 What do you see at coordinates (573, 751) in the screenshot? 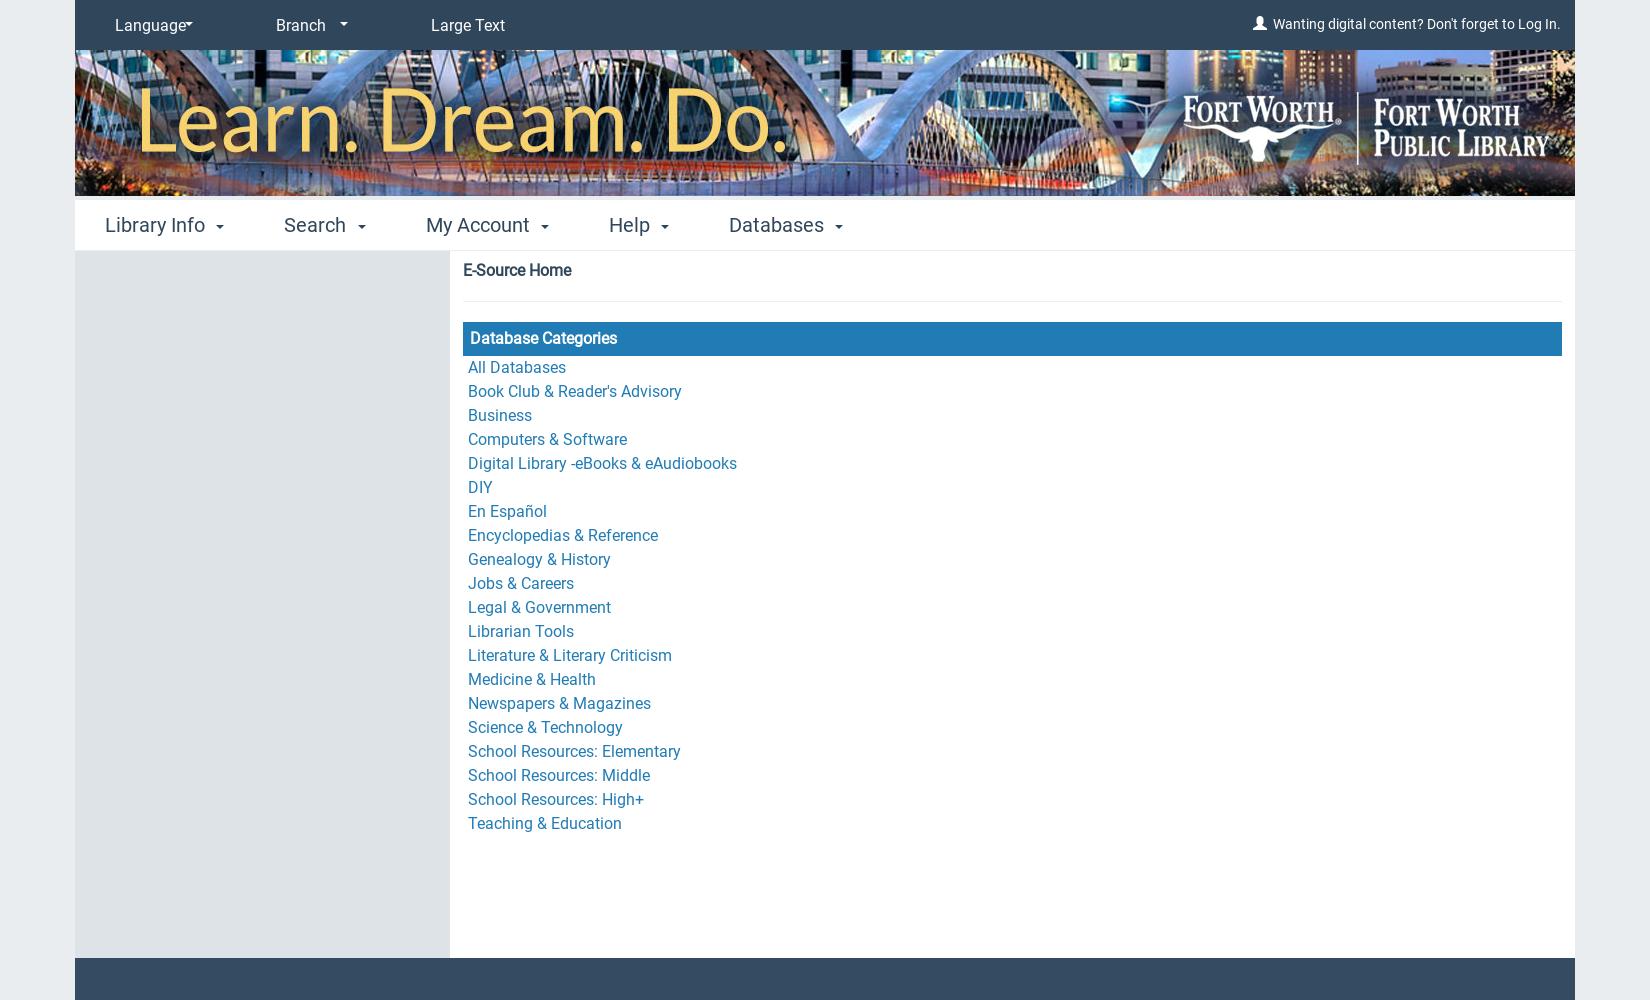
I see `'School Resources: Elementary'` at bounding box center [573, 751].